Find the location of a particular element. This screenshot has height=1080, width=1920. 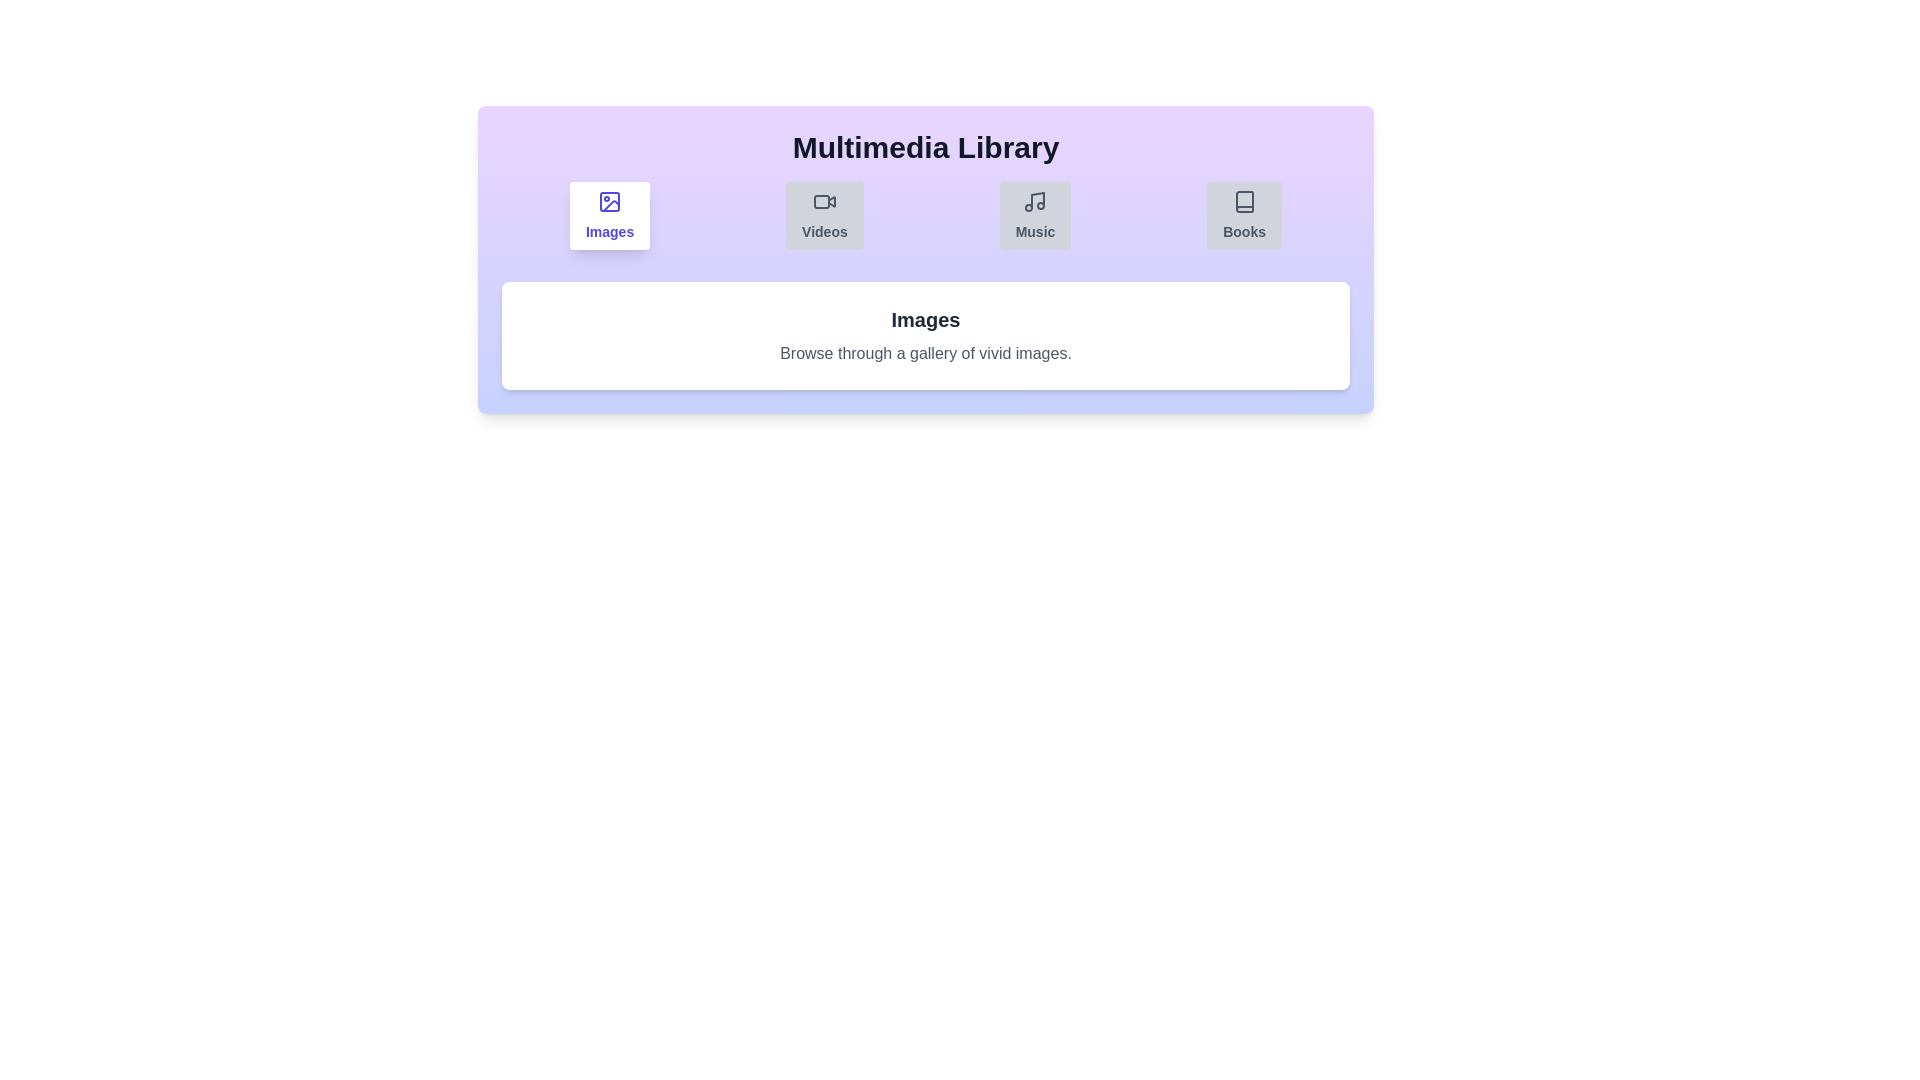

the Music tab by clicking on its button is located at coordinates (1035, 216).